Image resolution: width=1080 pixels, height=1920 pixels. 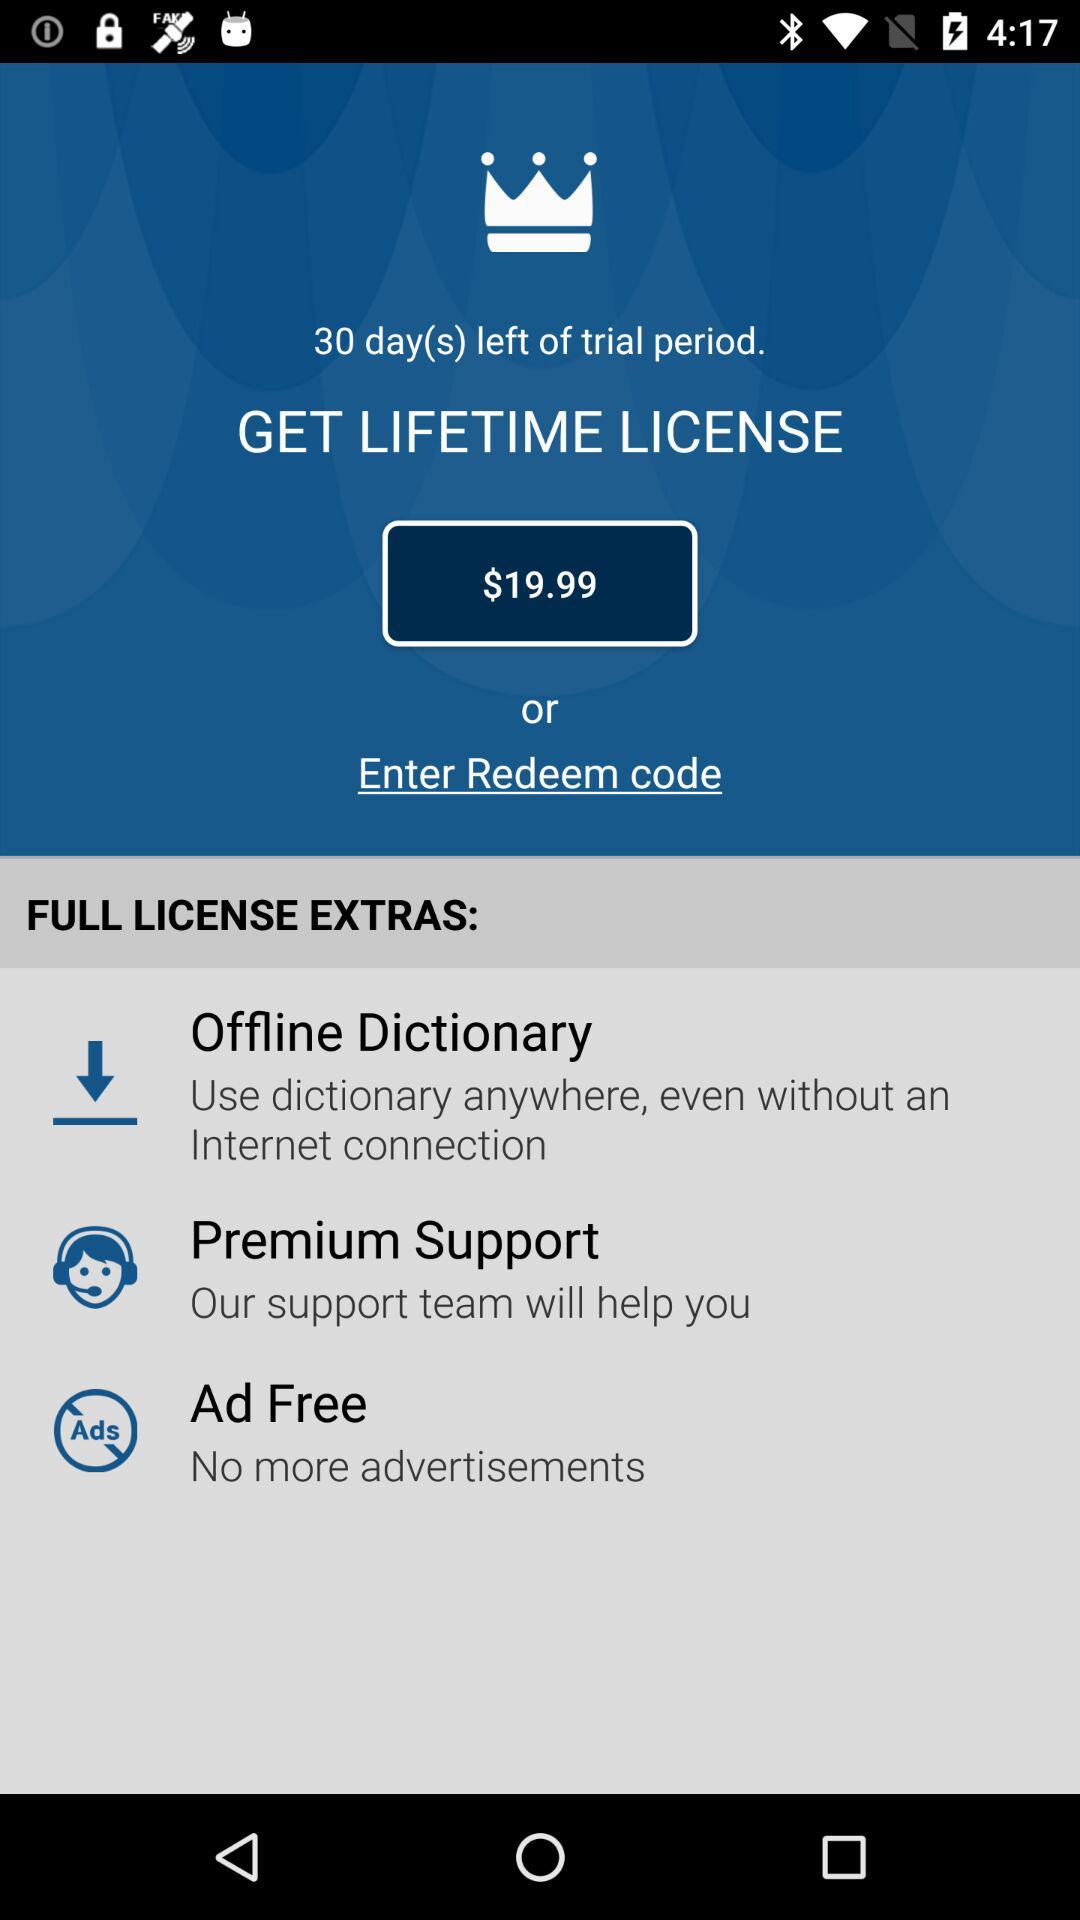 What do you see at coordinates (540, 582) in the screenshot?
I see `icon above or item` at bounding box center [540, 582].